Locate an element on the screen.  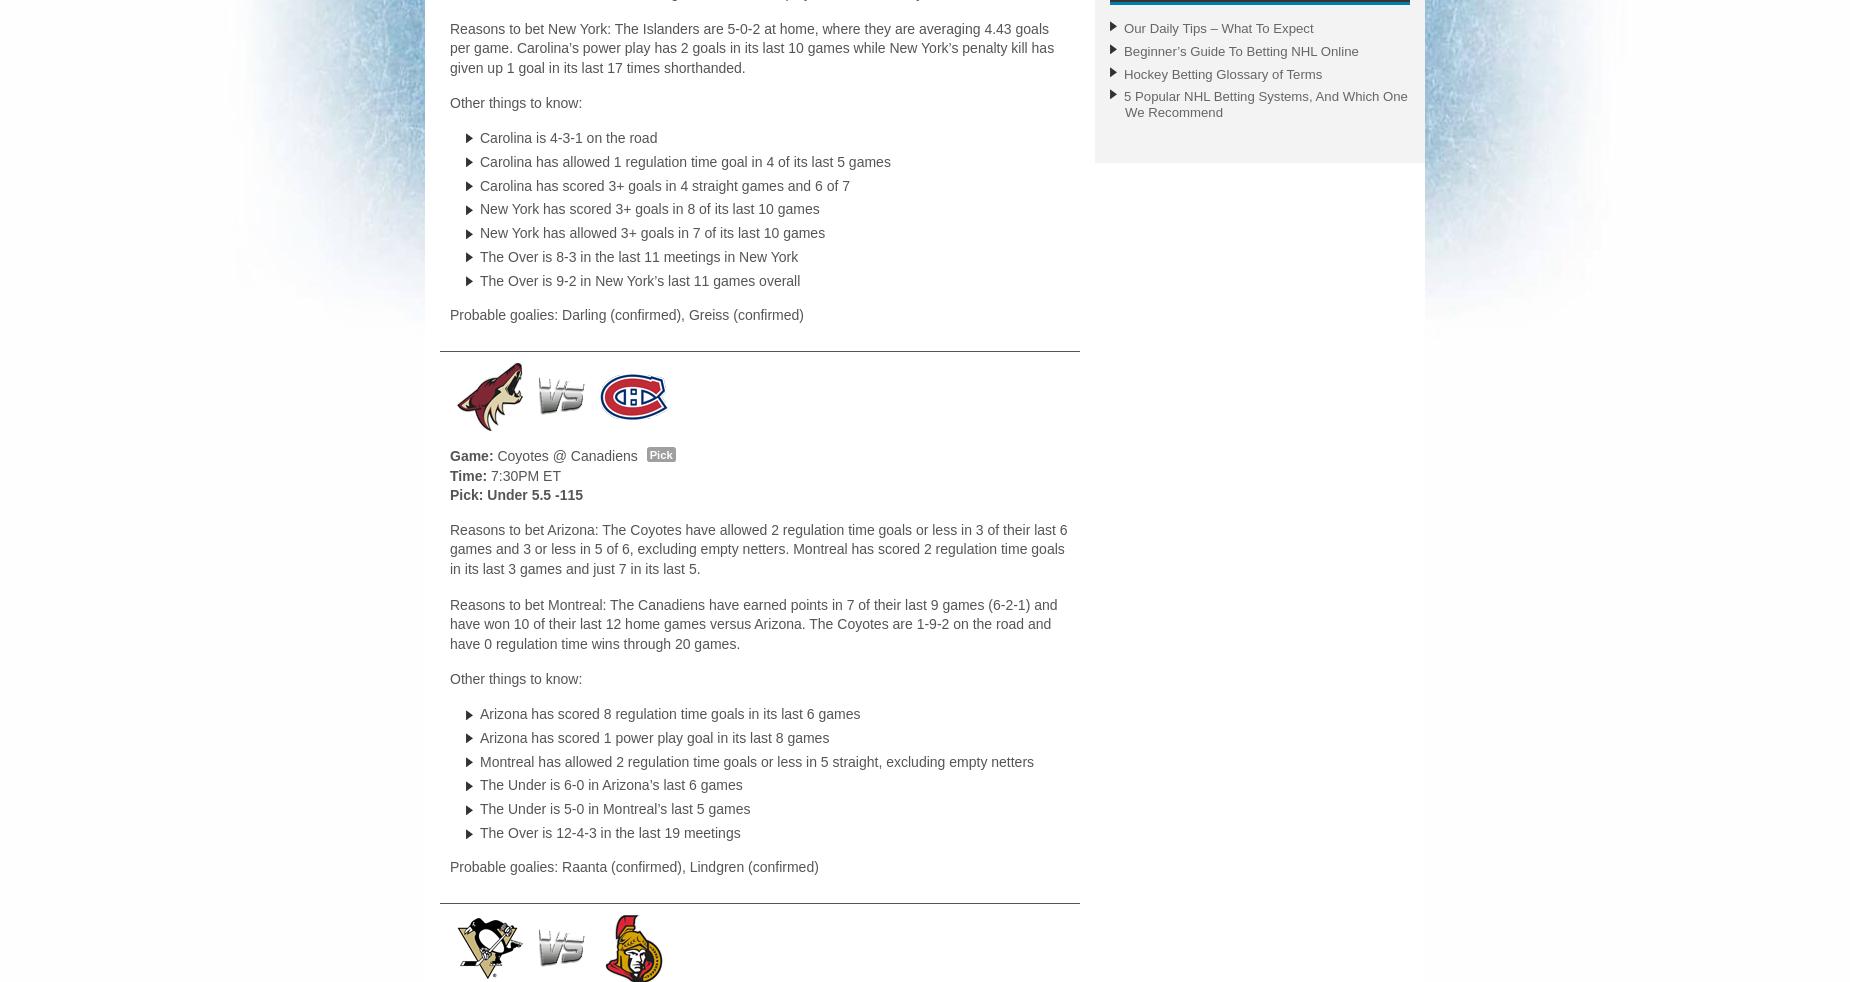
'Our Daily Tips – What To Expect' is located at coordinates (1123, 26).